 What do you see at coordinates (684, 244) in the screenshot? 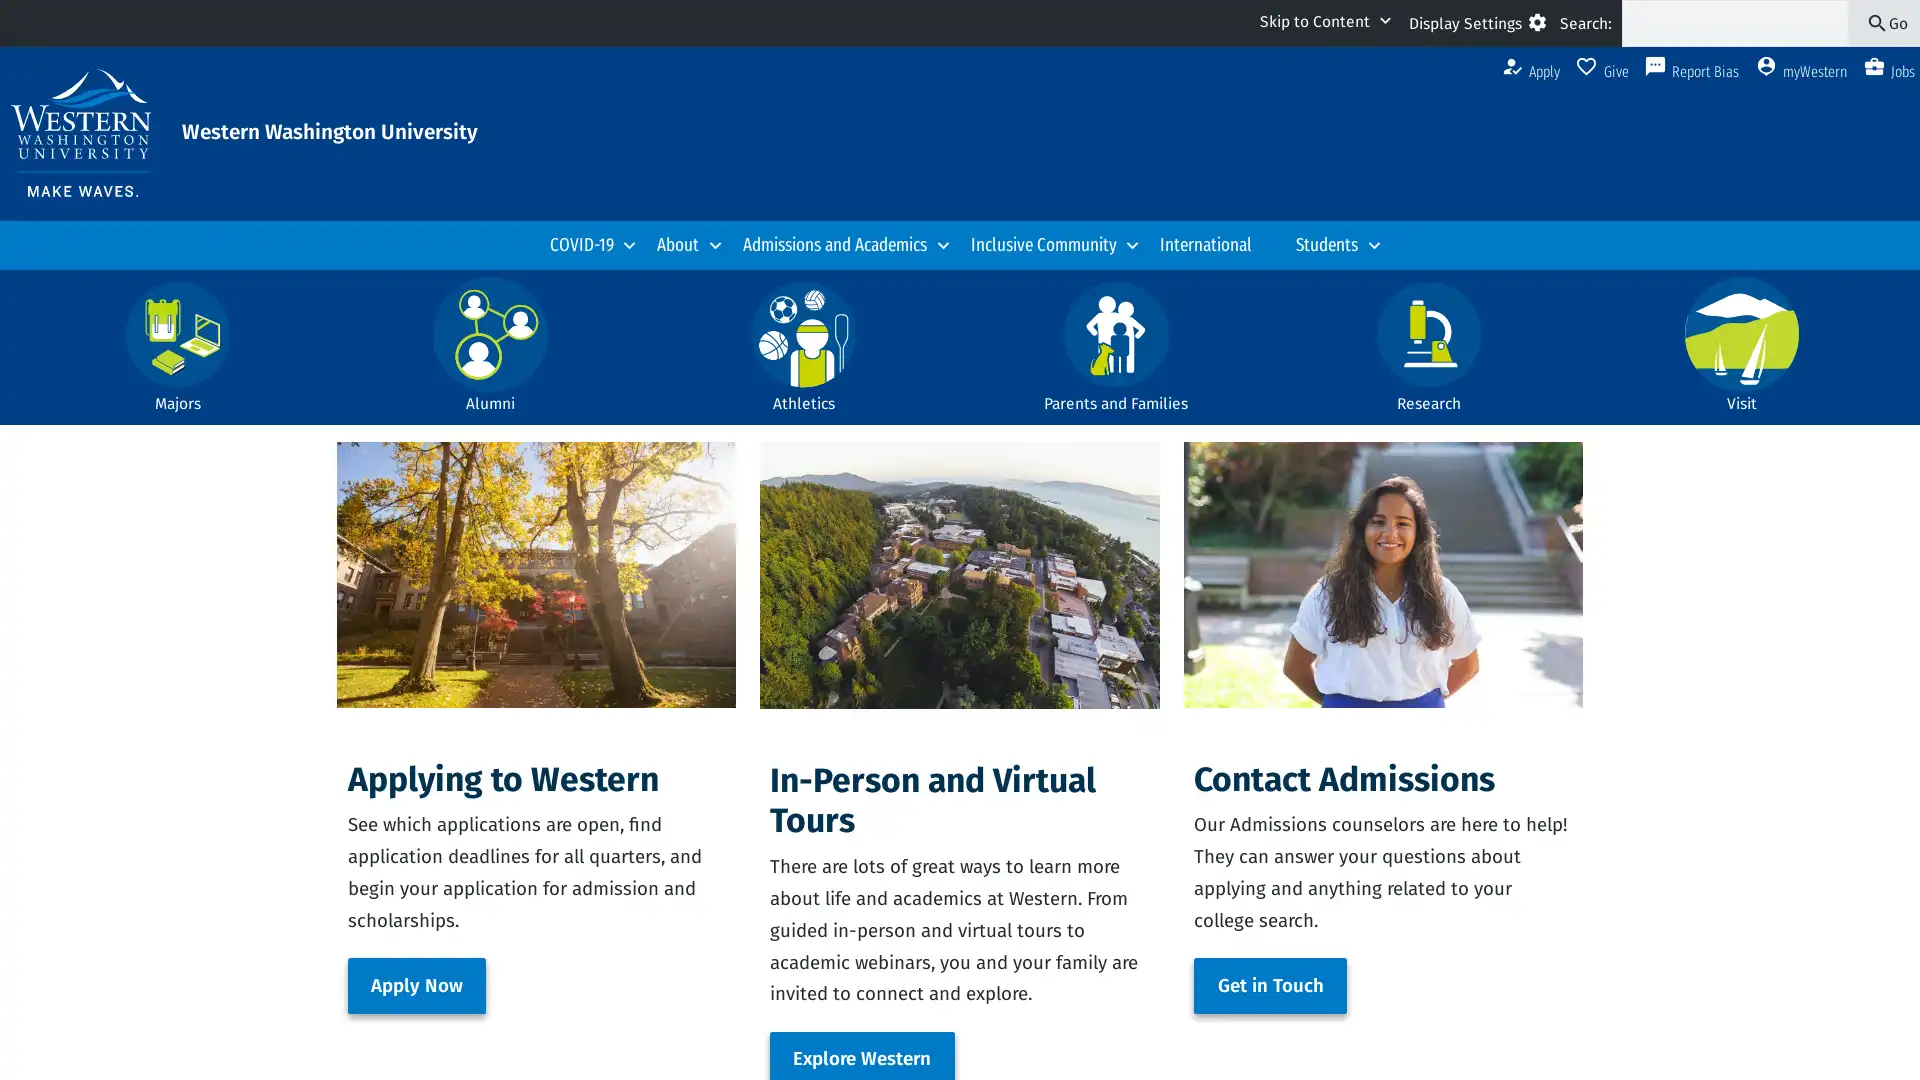
I see `About` at bounding box center [684, 244].